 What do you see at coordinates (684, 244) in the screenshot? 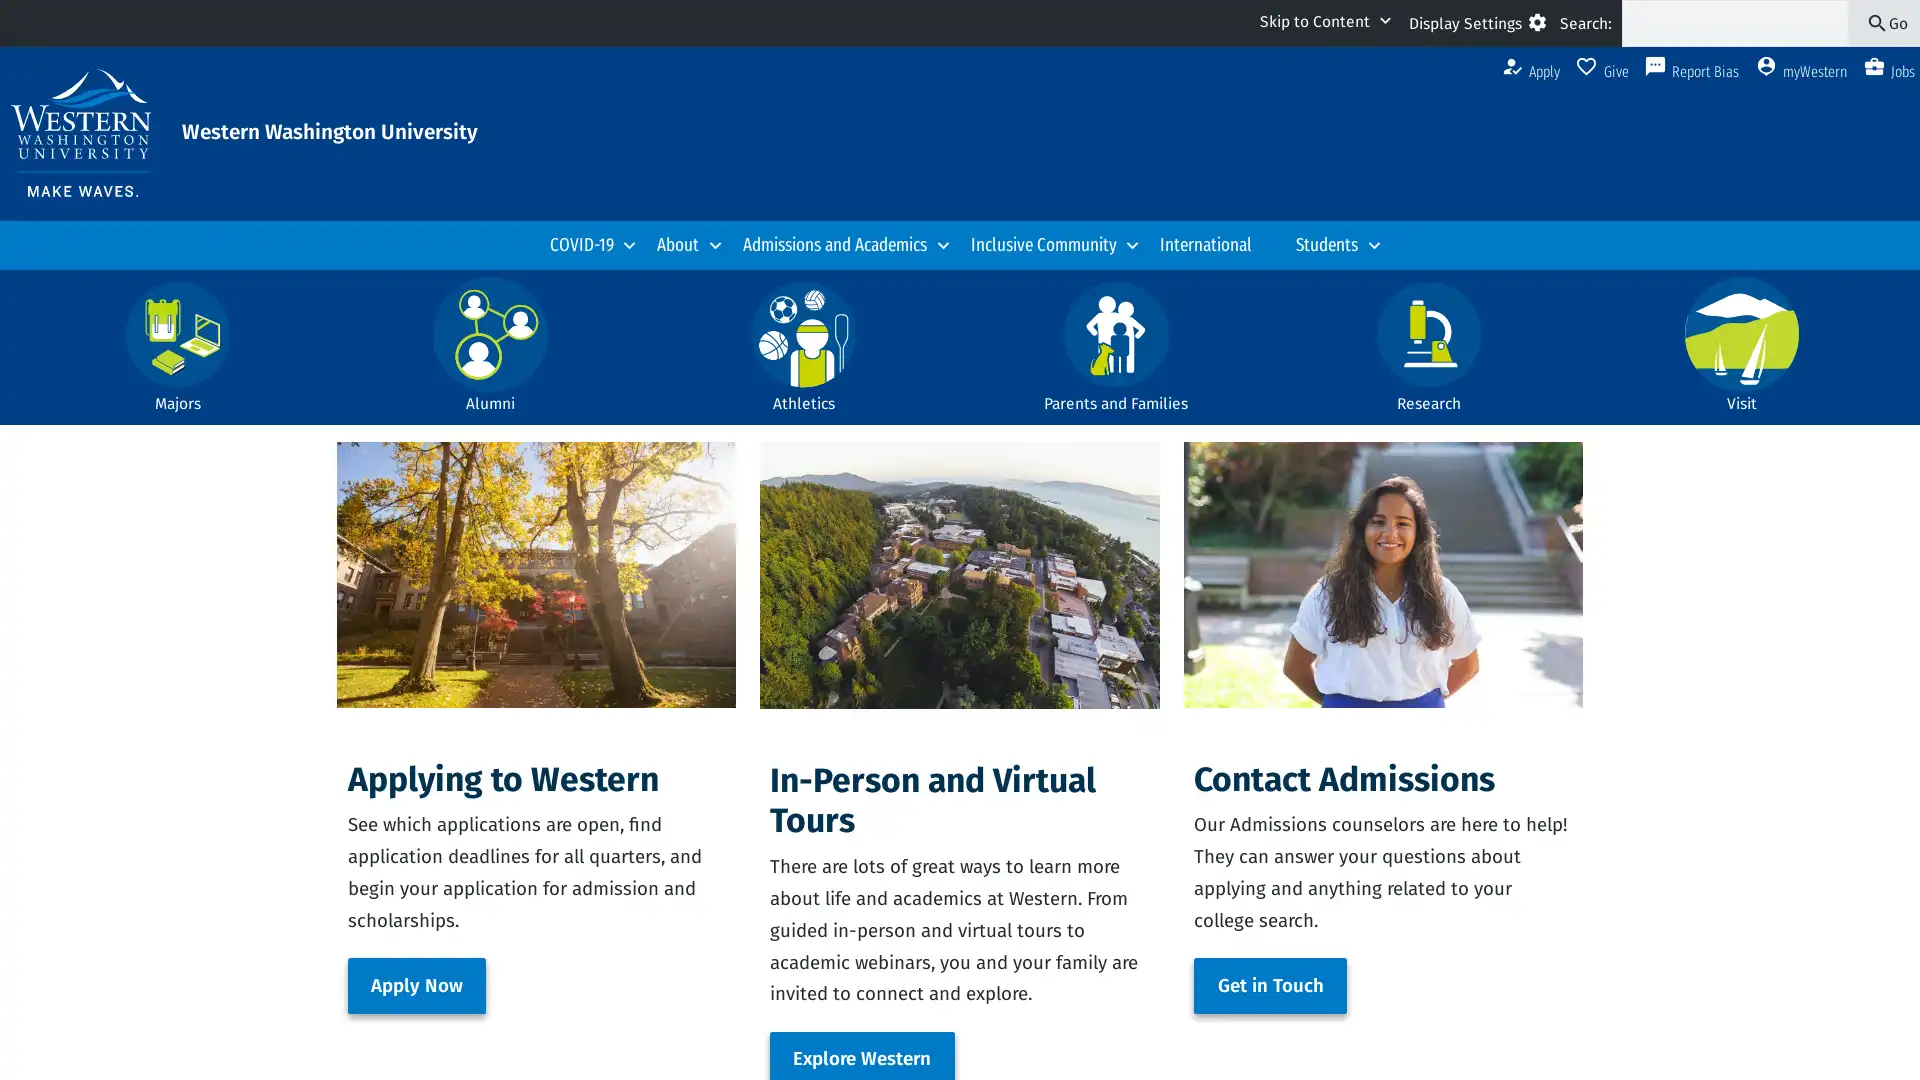
I see `About` at bounding box center [684, 244].